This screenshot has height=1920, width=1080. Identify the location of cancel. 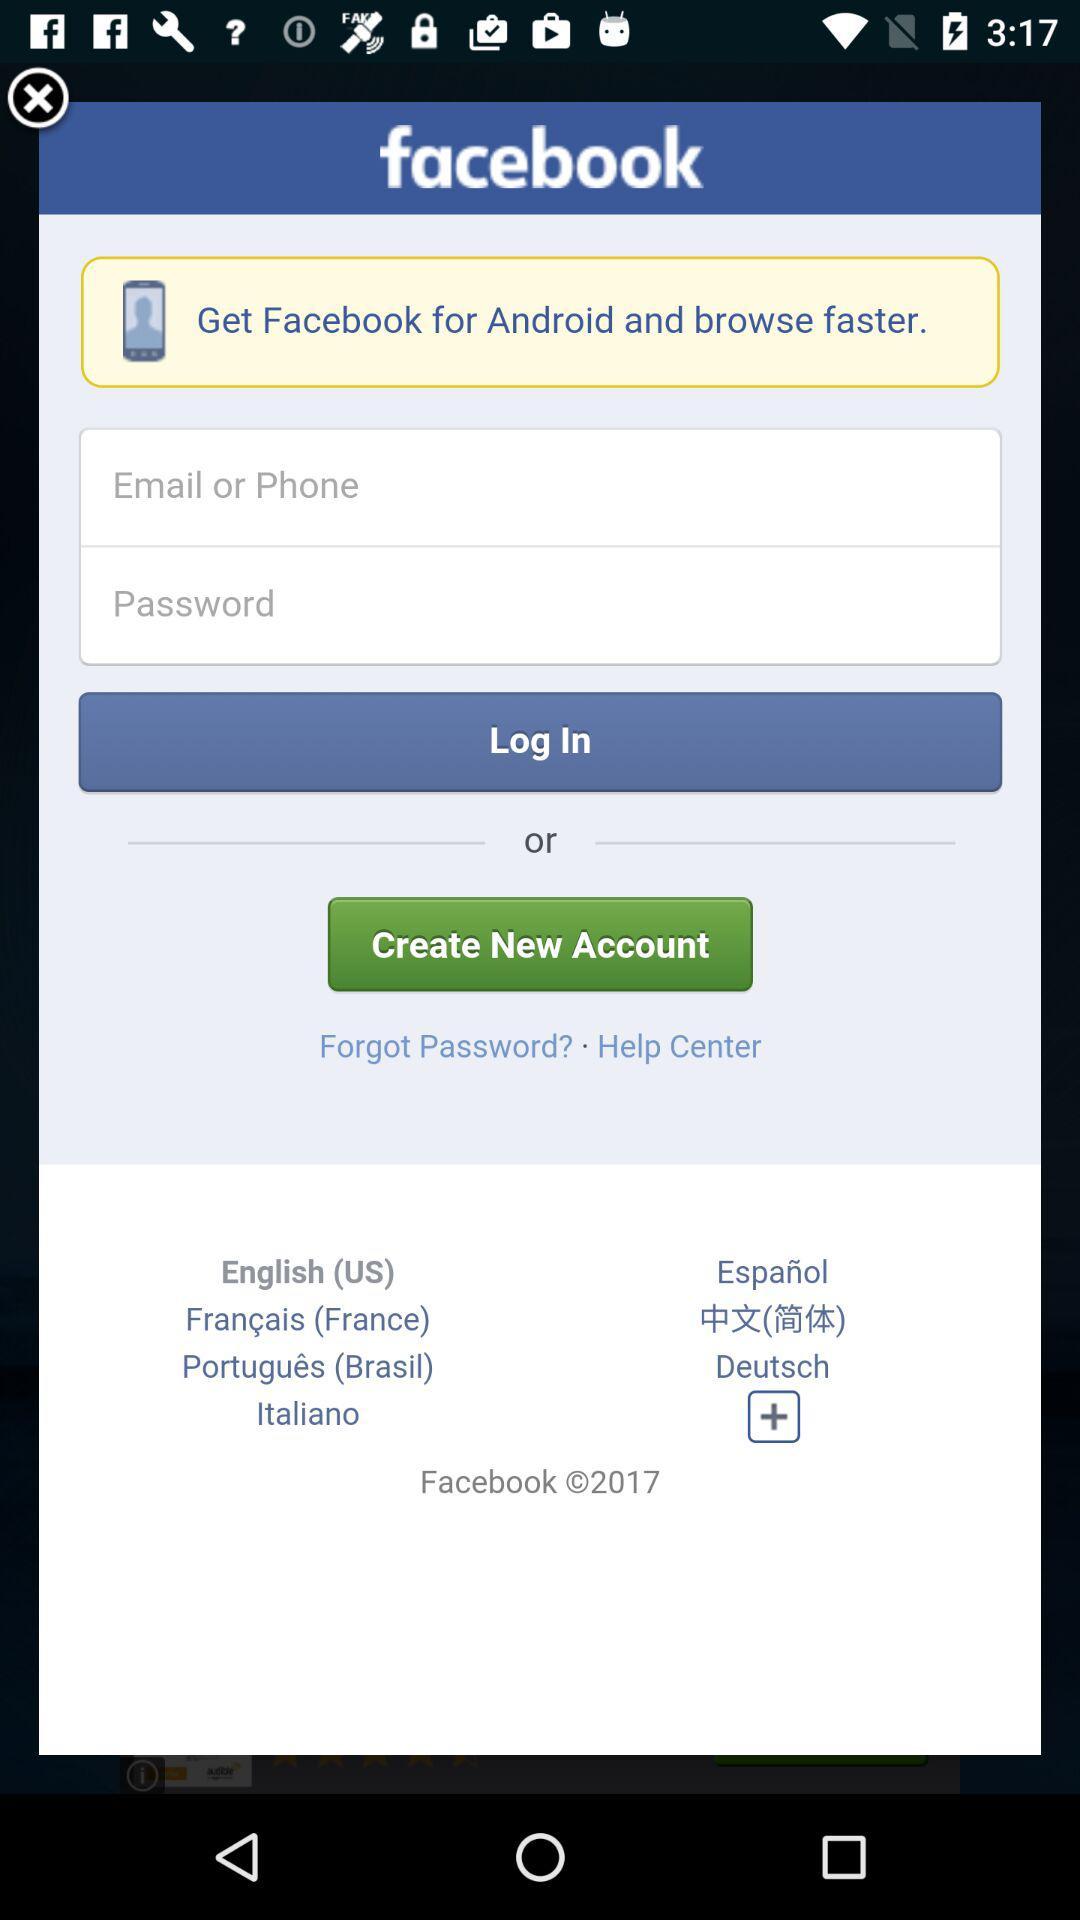
(38, 100).